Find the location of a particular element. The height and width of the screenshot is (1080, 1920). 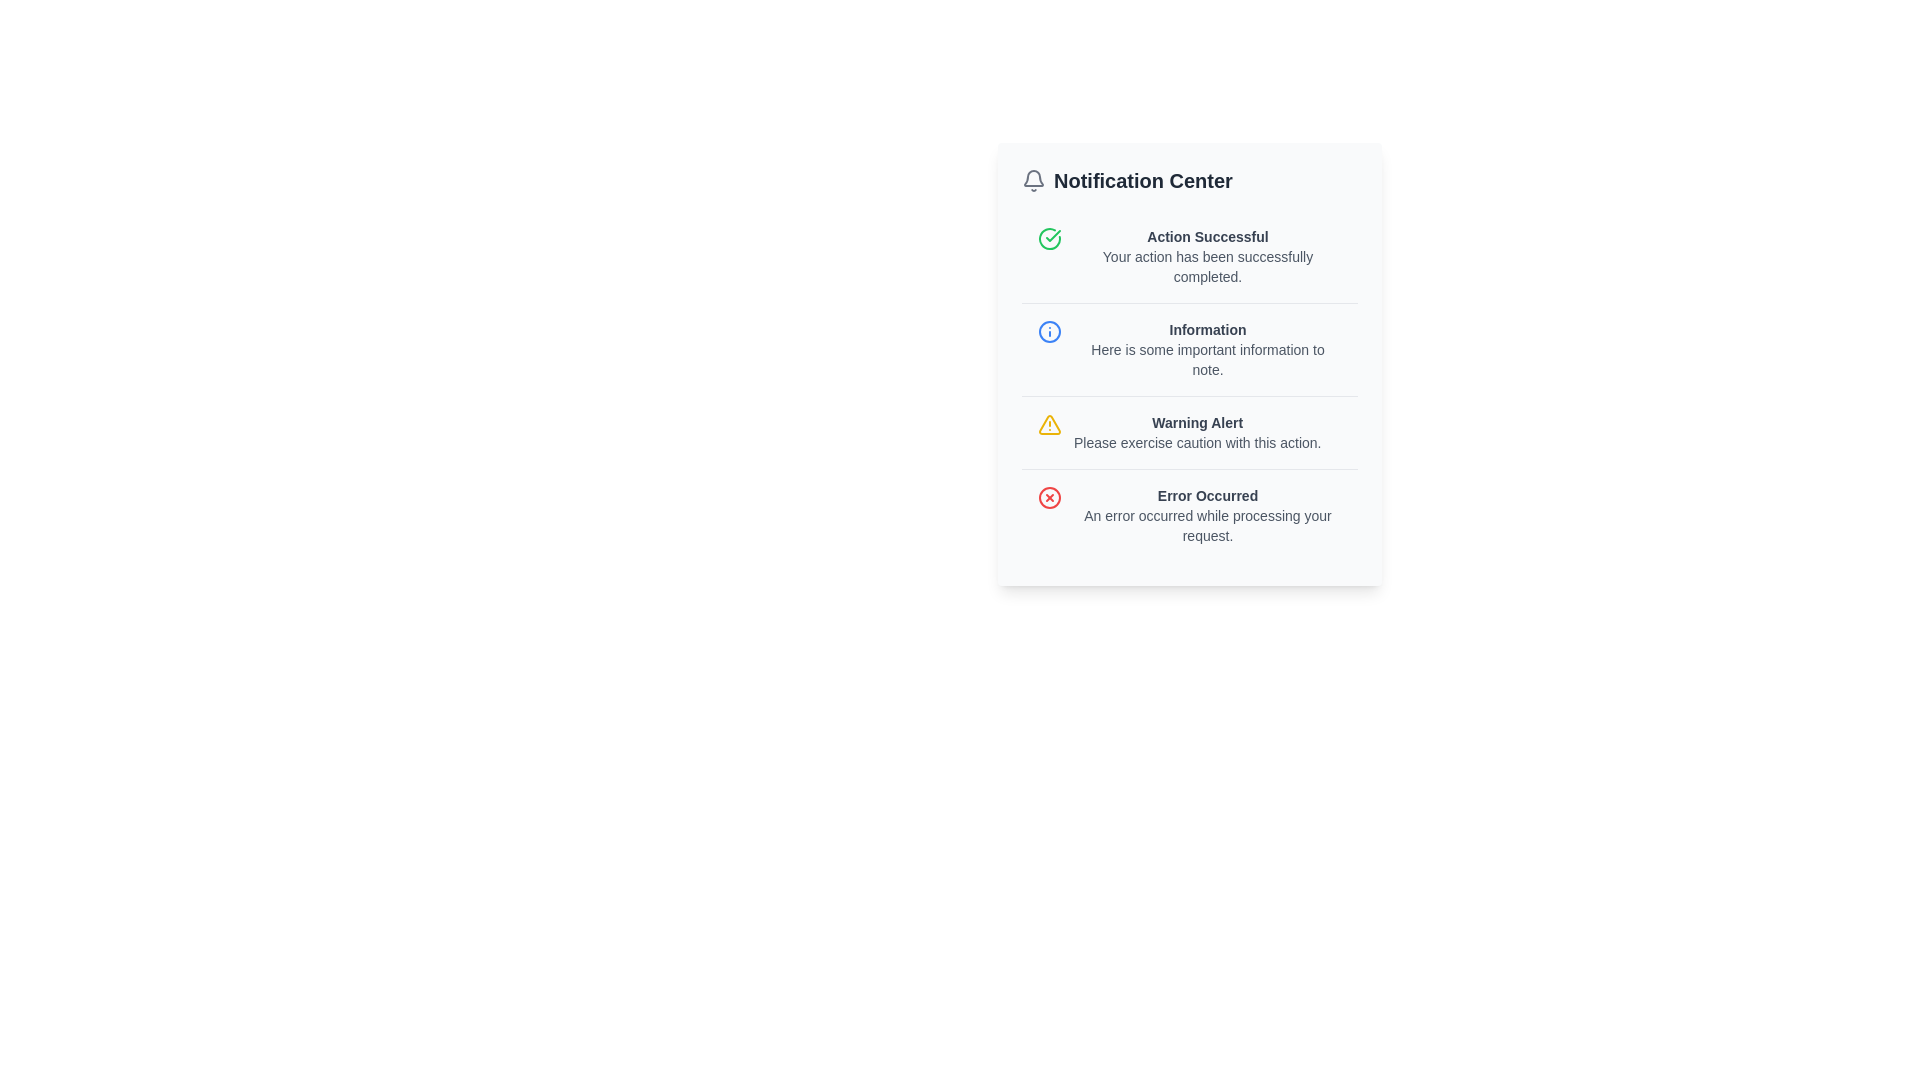

the third notification entry labeled 'Warning Alert' in the notification center is located at coordinates (1190, 431).